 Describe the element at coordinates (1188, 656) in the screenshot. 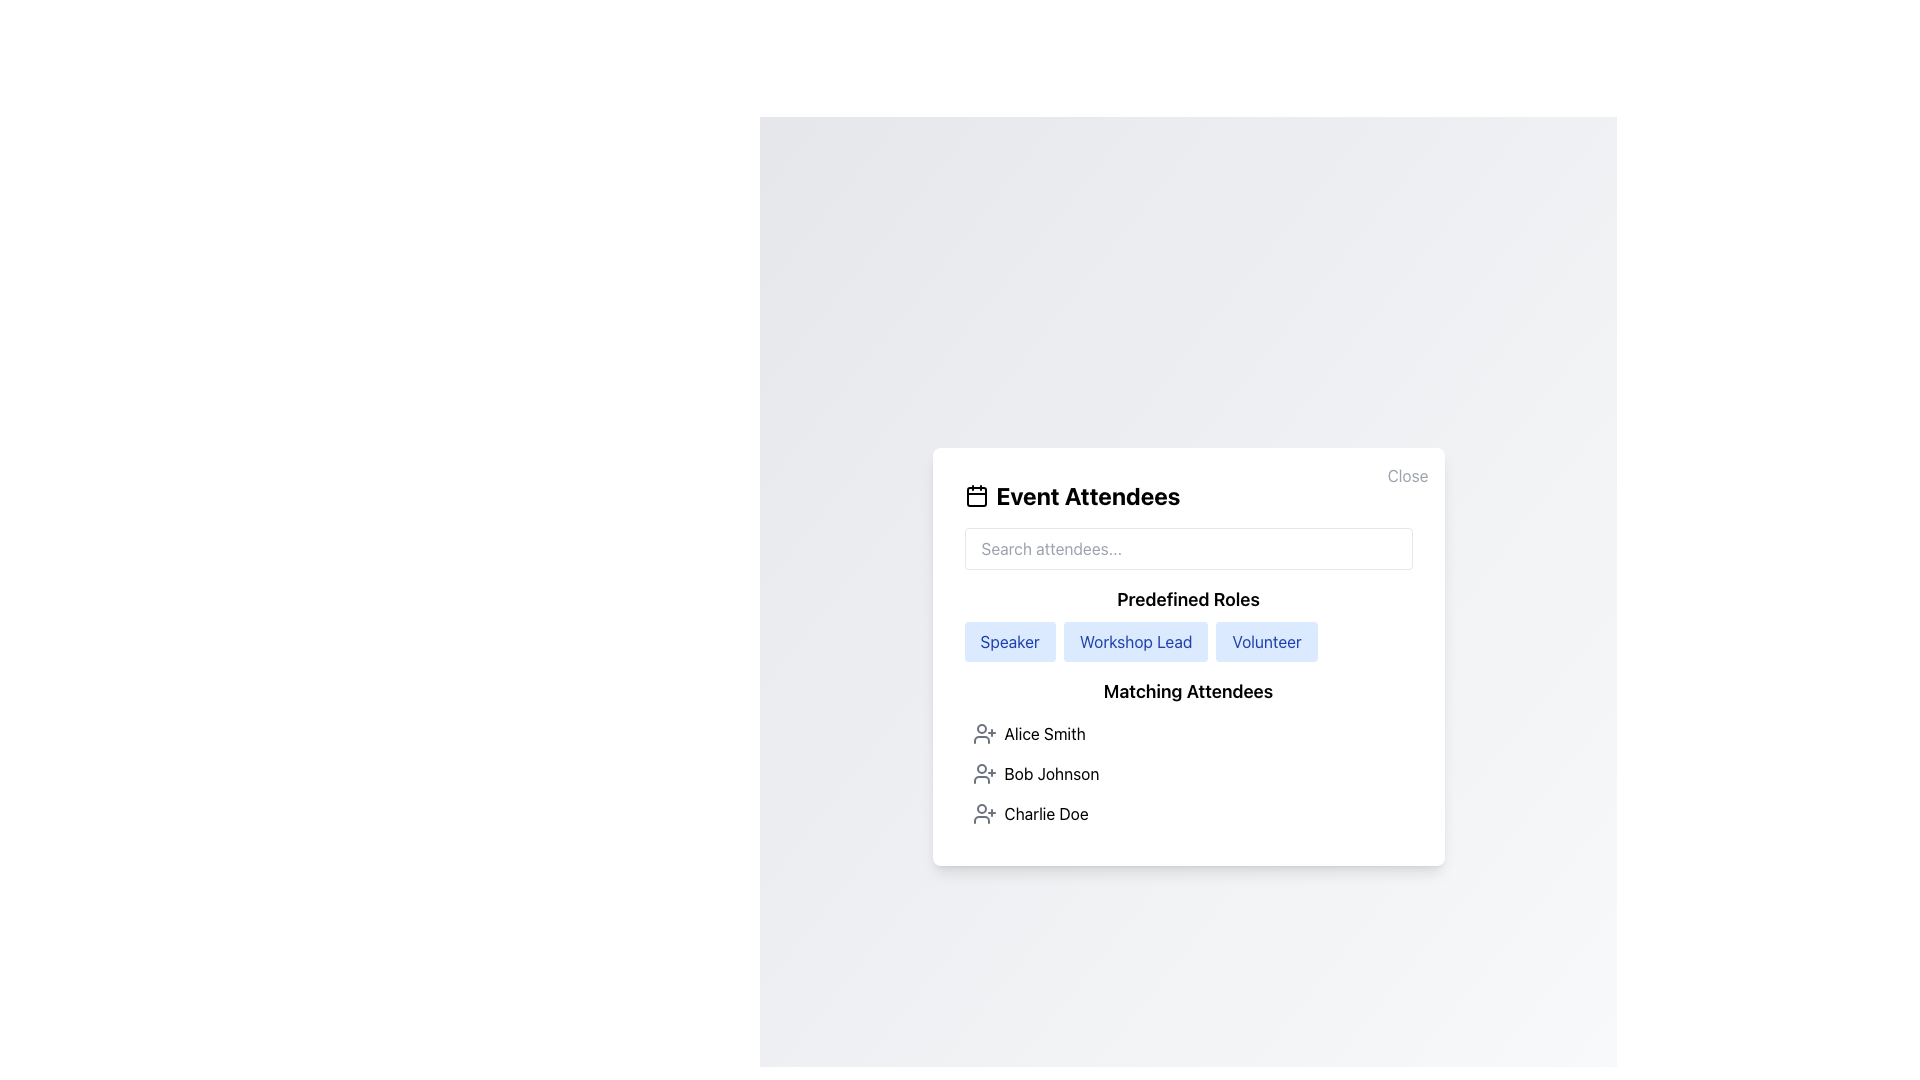

I see `the 'Workshop Lead' button, which is displayed in blue text on a light blue background within the 'Event Attendees' pop-up under 'Predefined Roles', positioned between the 'Speaker' and 'Volunteer' buttons` at that location.